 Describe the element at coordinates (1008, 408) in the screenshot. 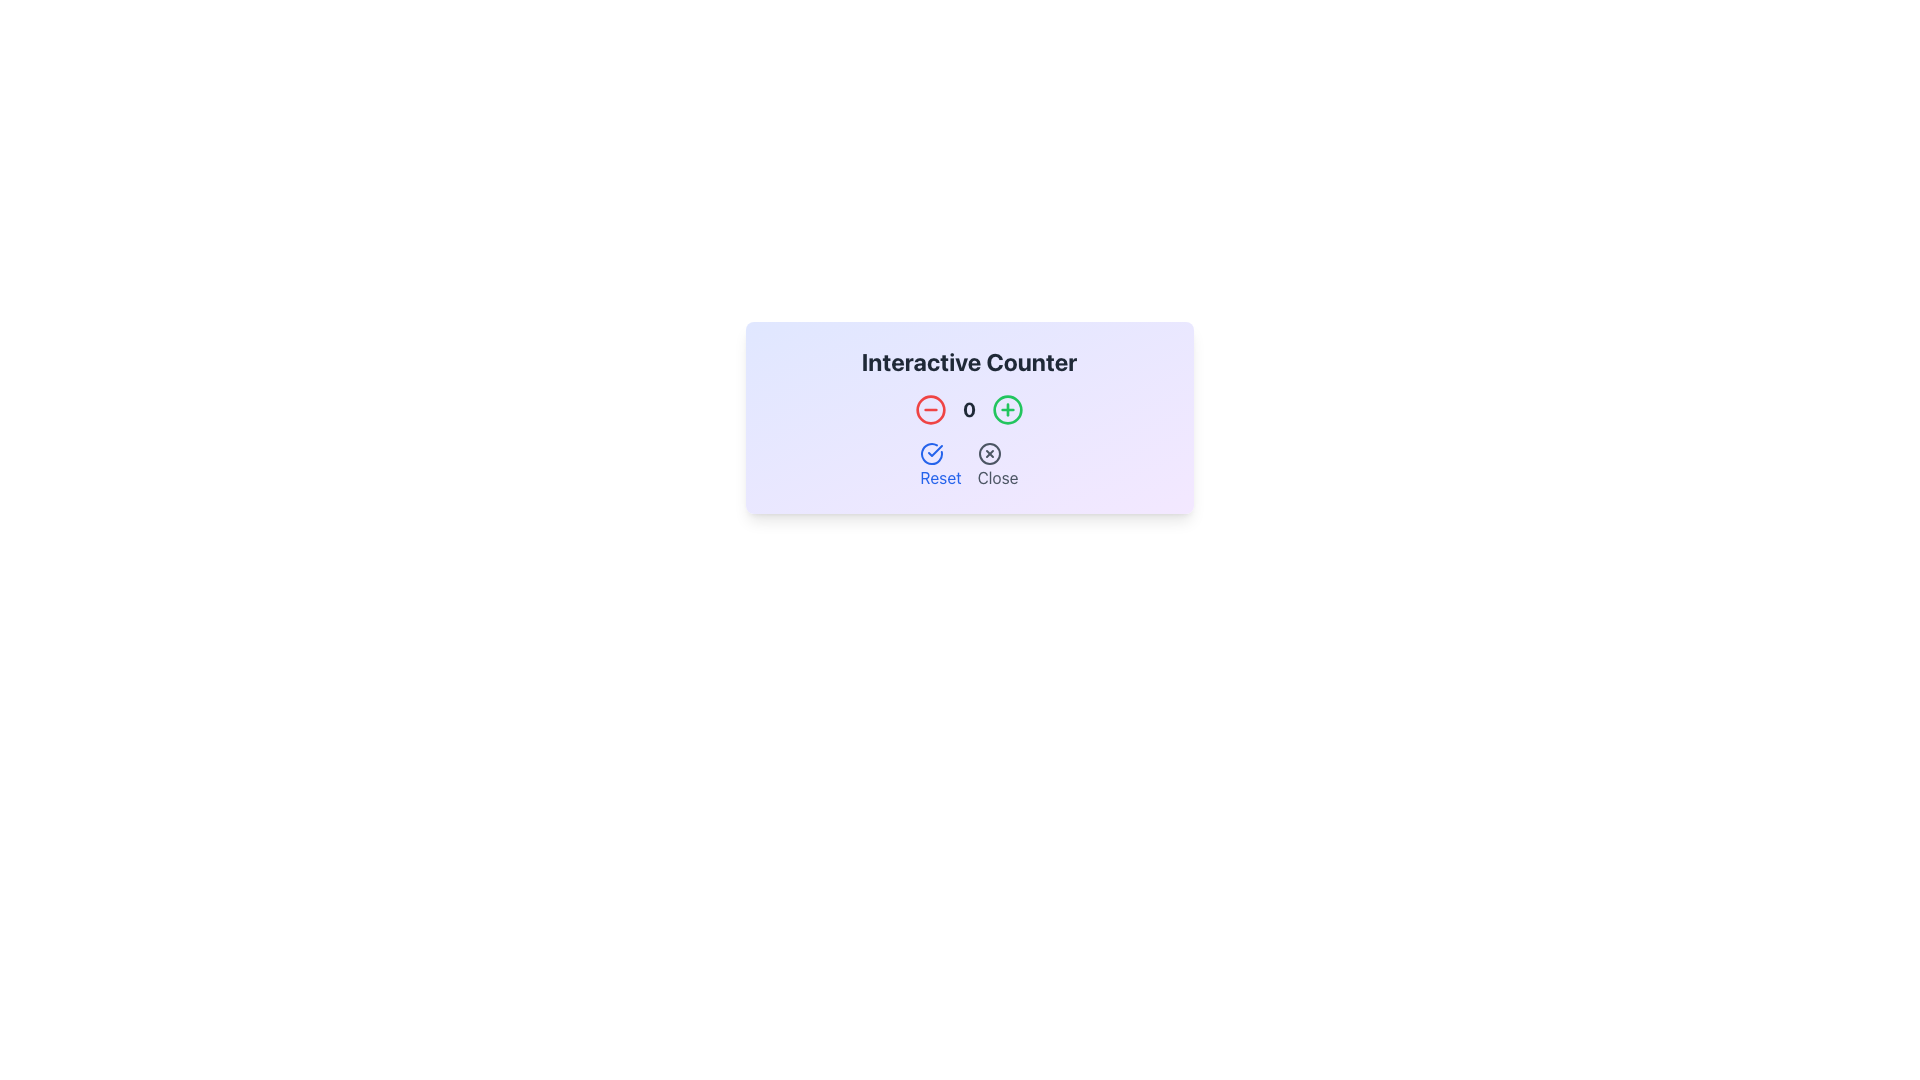

I see `the circular outline element within the plus sign icon button located at the top section of the interface` at that location.